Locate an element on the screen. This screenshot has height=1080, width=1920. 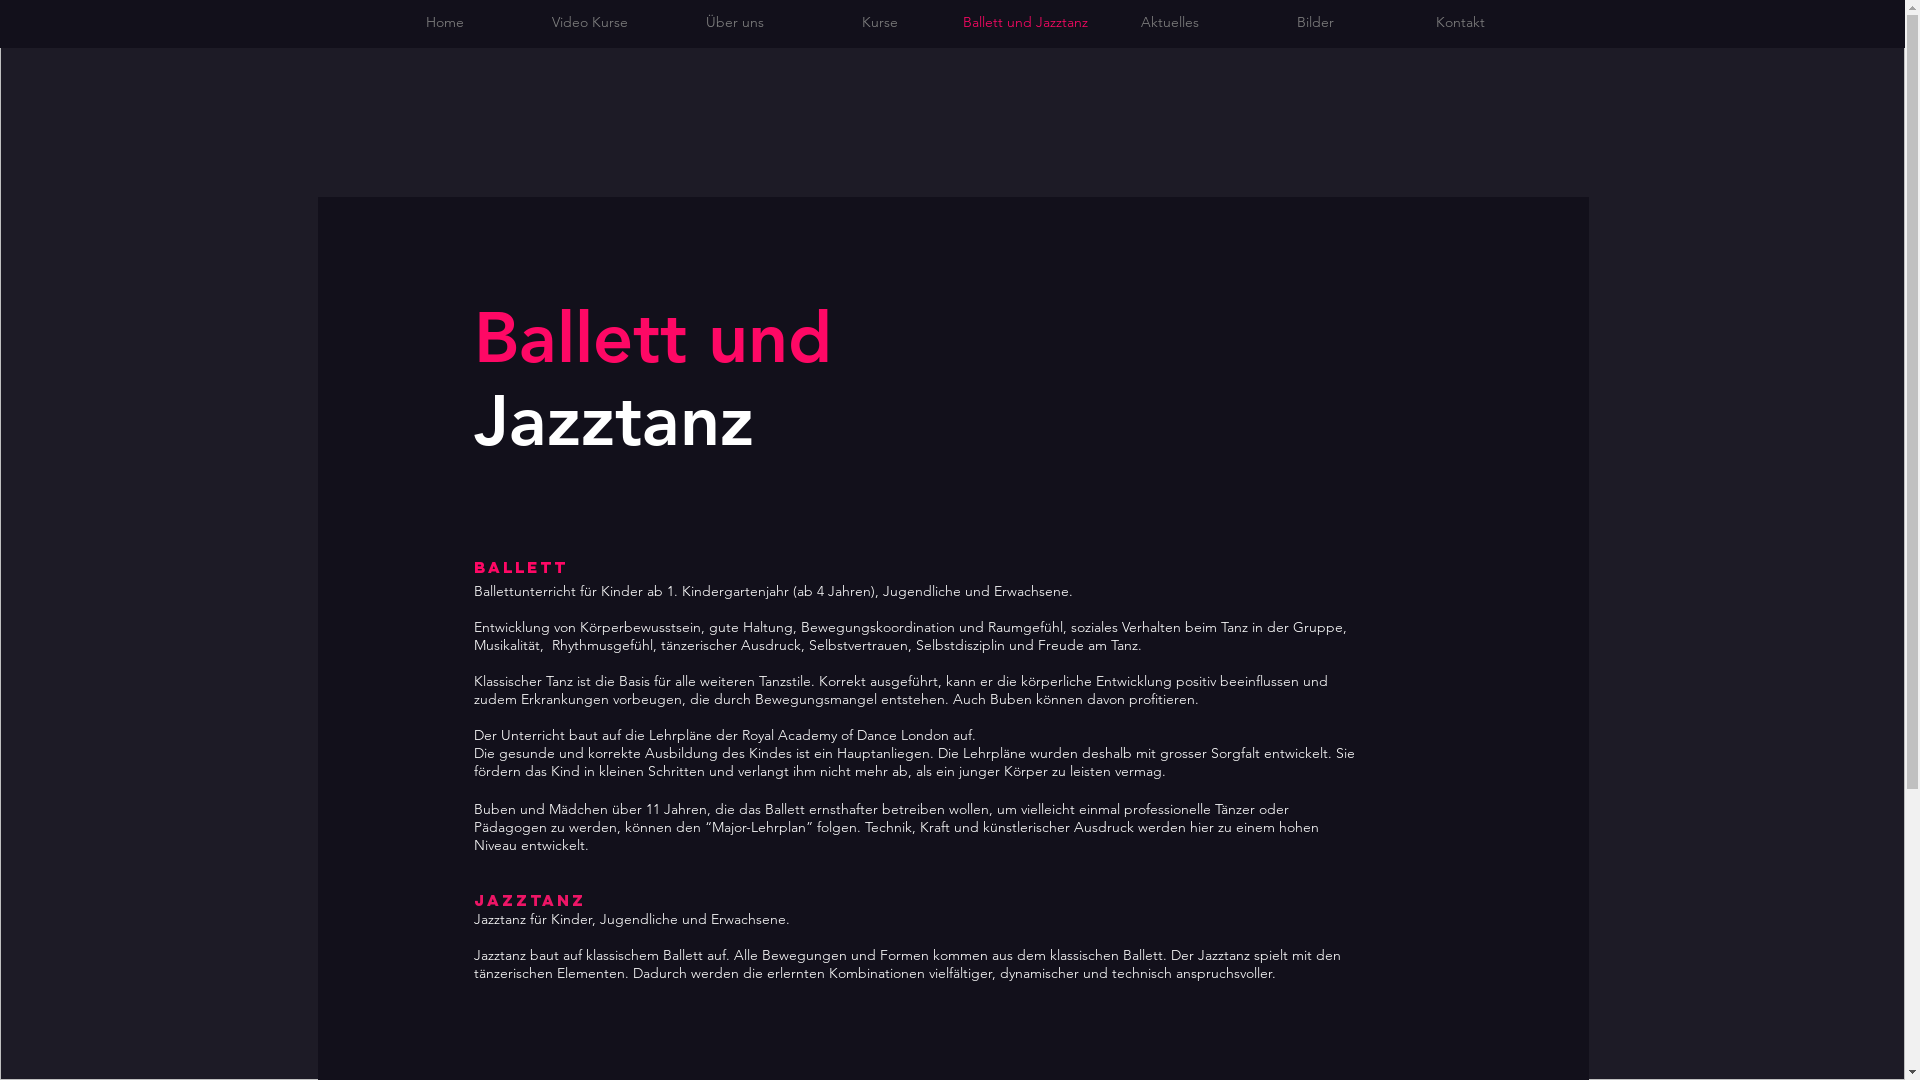
'Ballett und Jazztanz' is located at coordinates (1024, 22).